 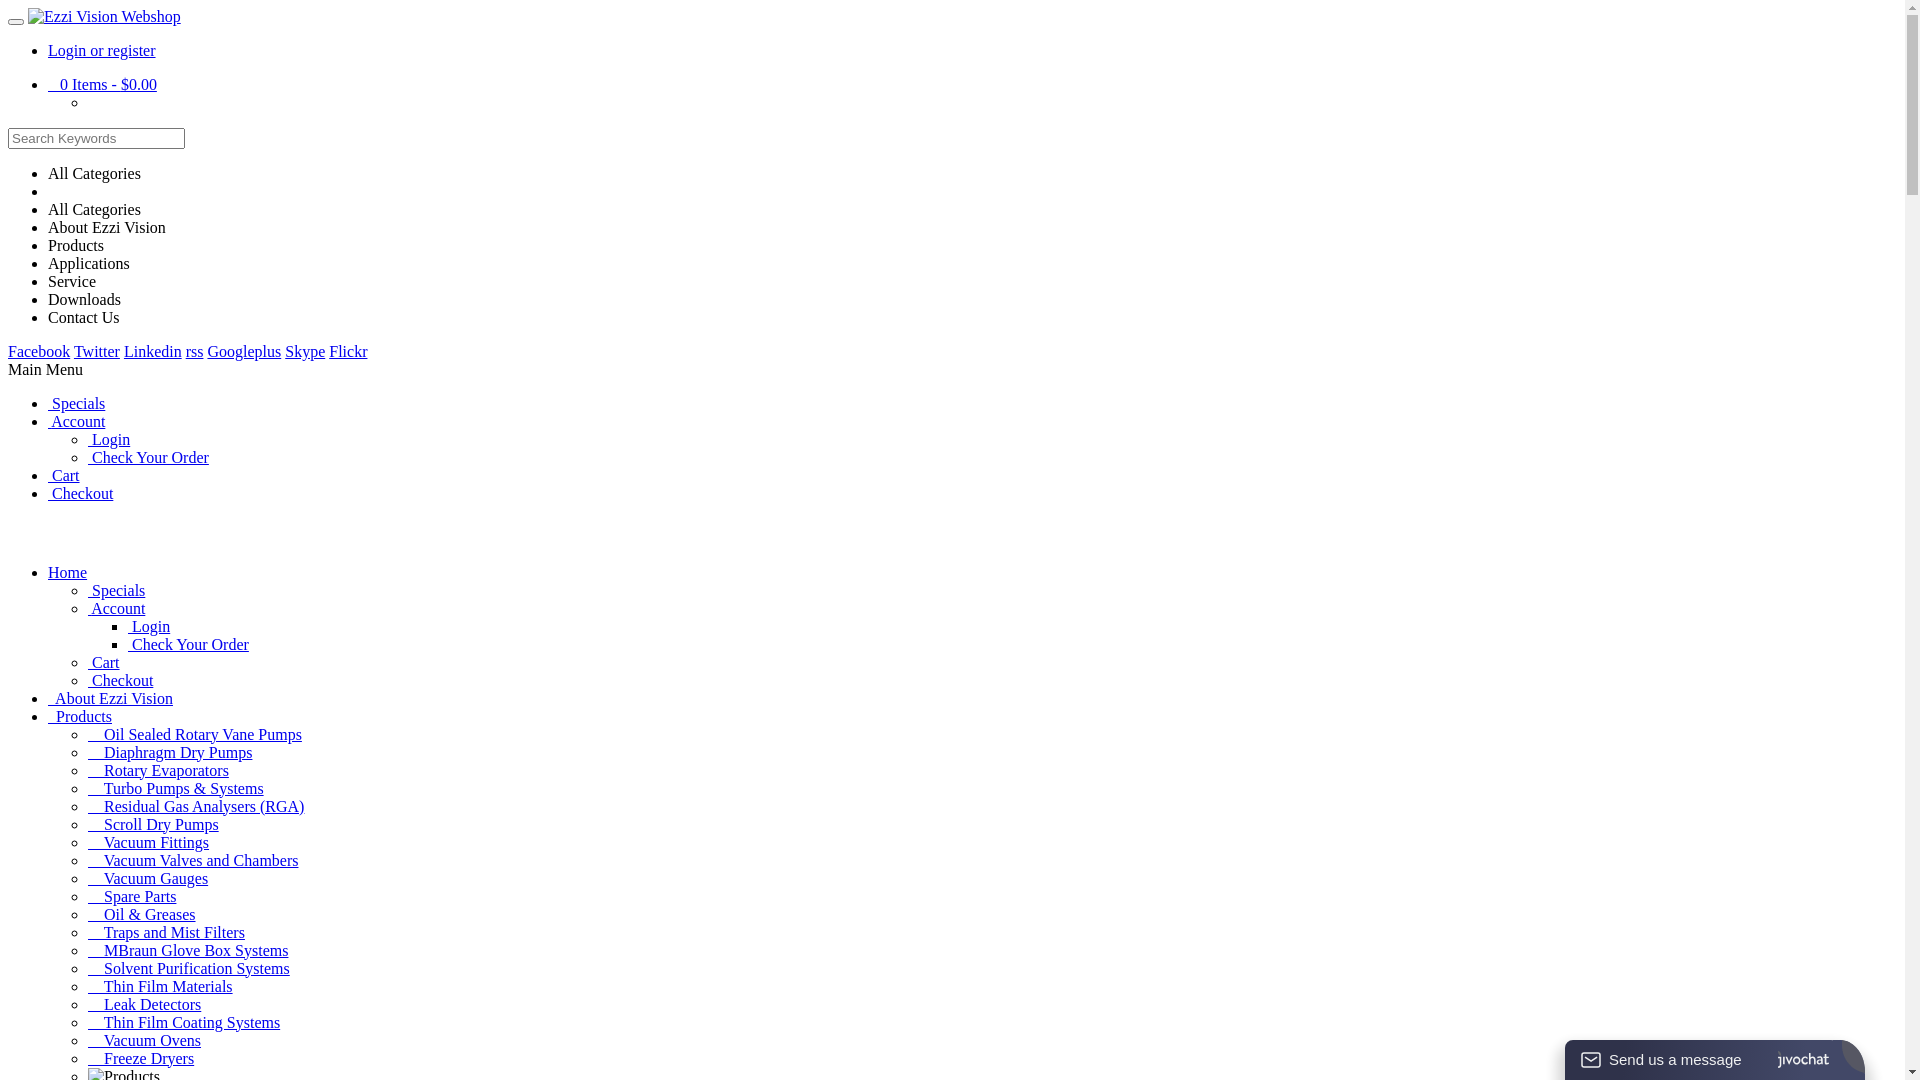 I want to click on '    Vacuum Valves and Chambers', so click(x=192, y=859).